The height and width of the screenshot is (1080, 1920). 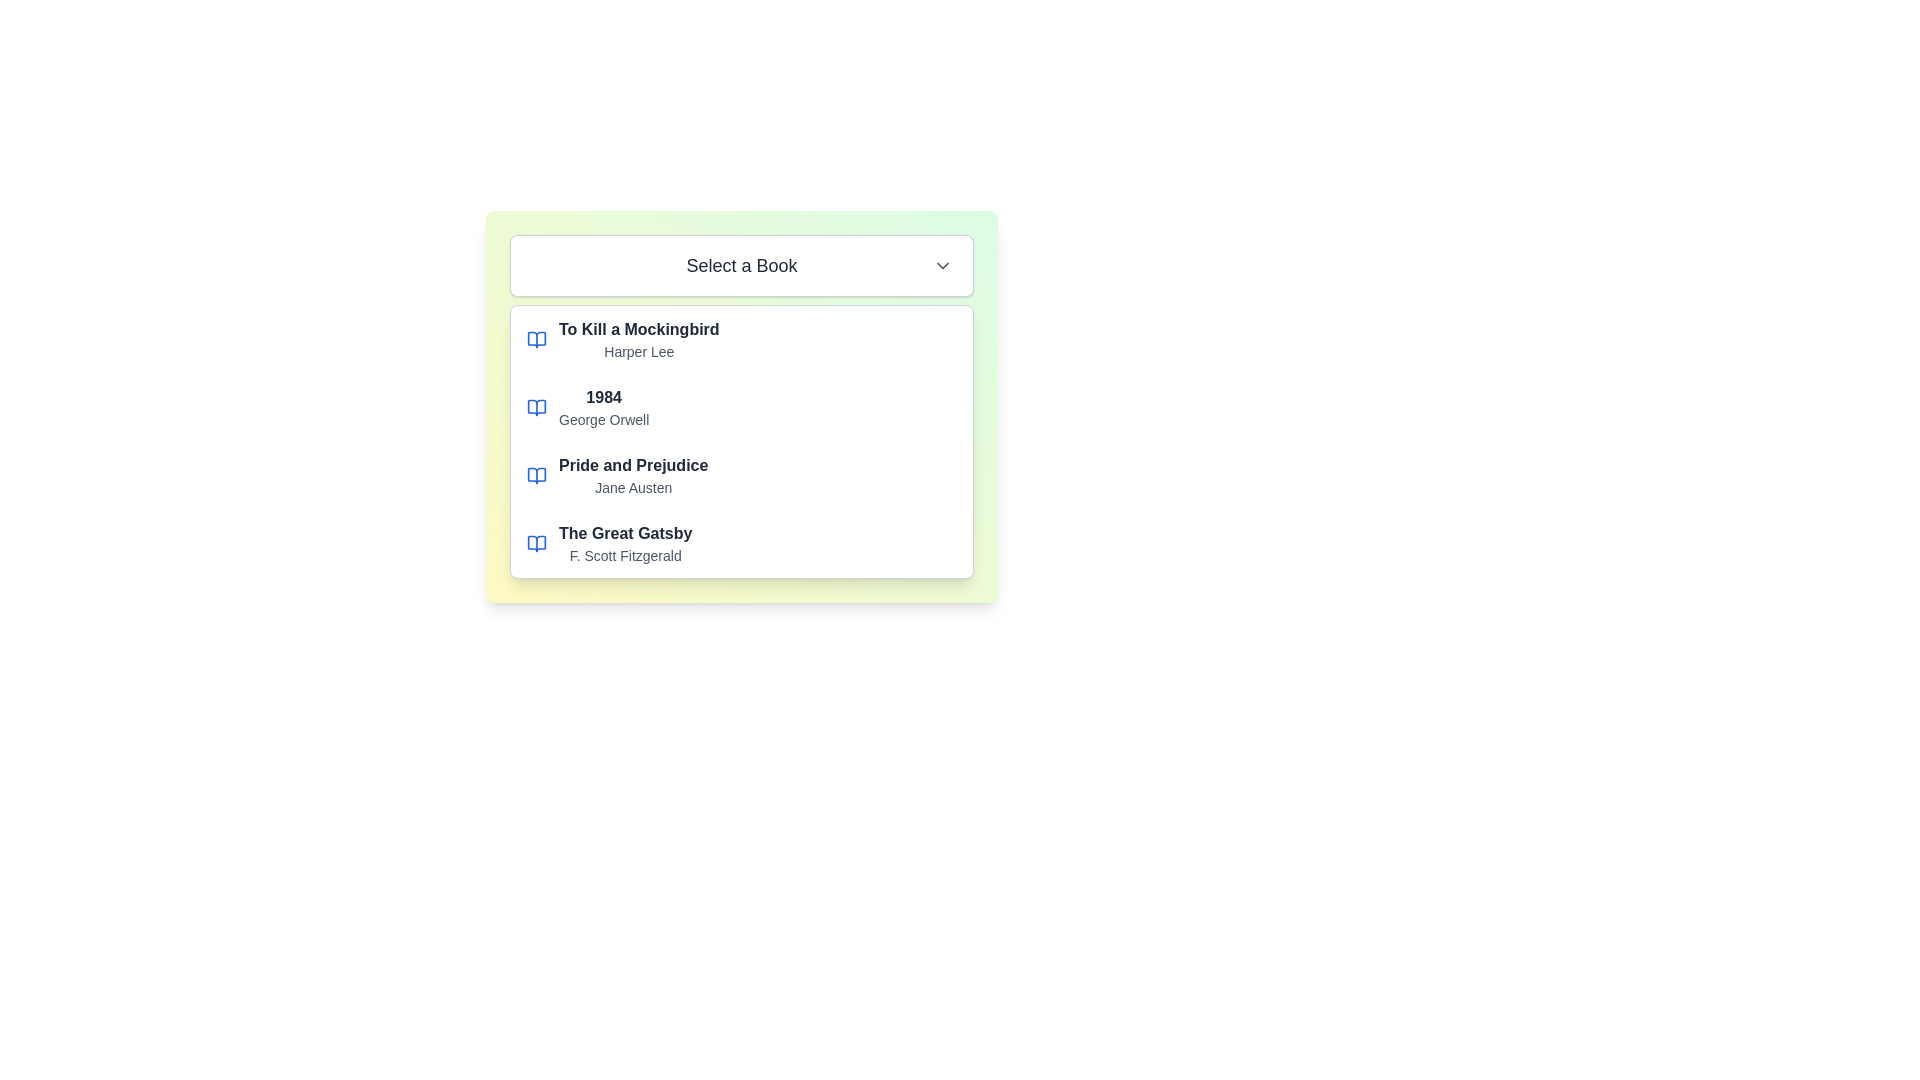 What do you see at coordinates (632, 475) in the screenshot?
I see `on the third item in the dropdown menu for selecting a book, which is positioned between '1984' and 'The Great Gatsby'` at bounding box center [632, 475].